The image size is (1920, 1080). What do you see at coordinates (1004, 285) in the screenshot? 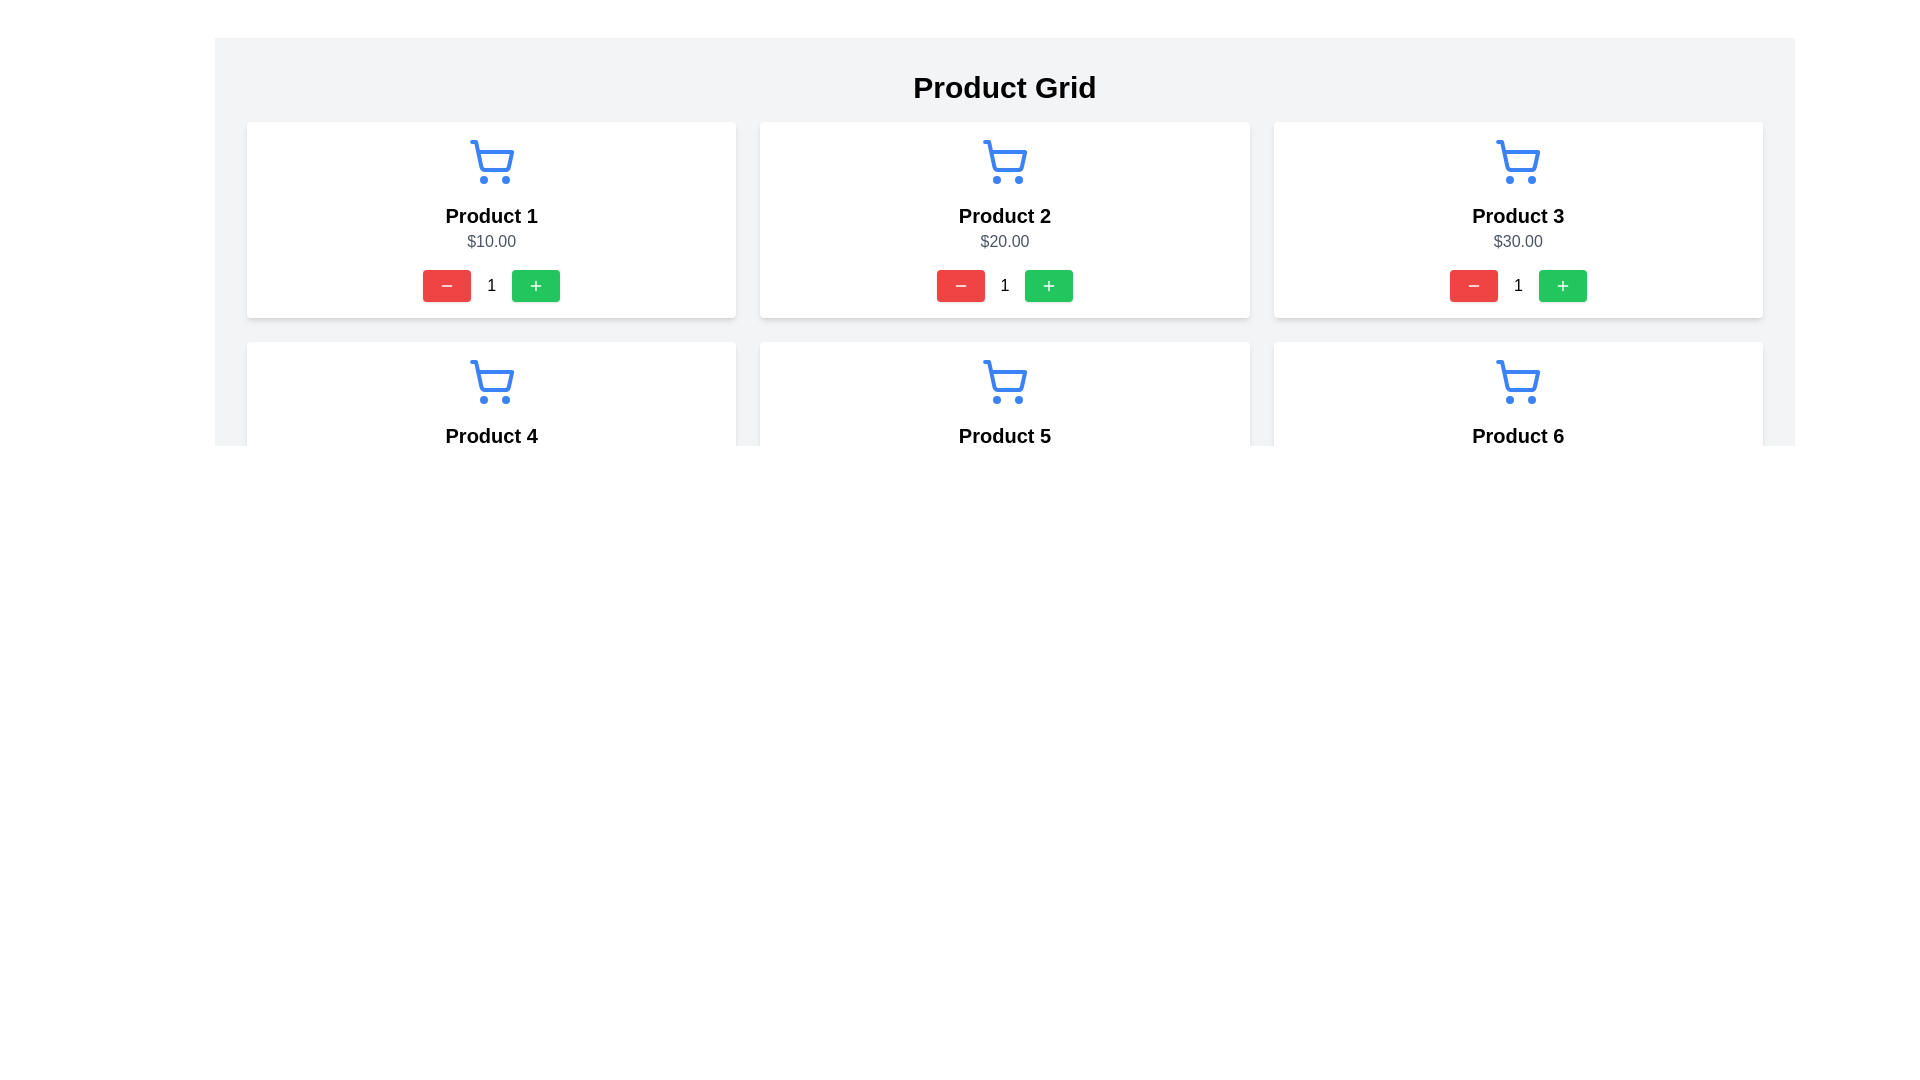
I see `the text label displaying the current quantity of the product selected in the 'Product 2' section for potential additional detail or styling effect` at bounding box center [1004, 285].